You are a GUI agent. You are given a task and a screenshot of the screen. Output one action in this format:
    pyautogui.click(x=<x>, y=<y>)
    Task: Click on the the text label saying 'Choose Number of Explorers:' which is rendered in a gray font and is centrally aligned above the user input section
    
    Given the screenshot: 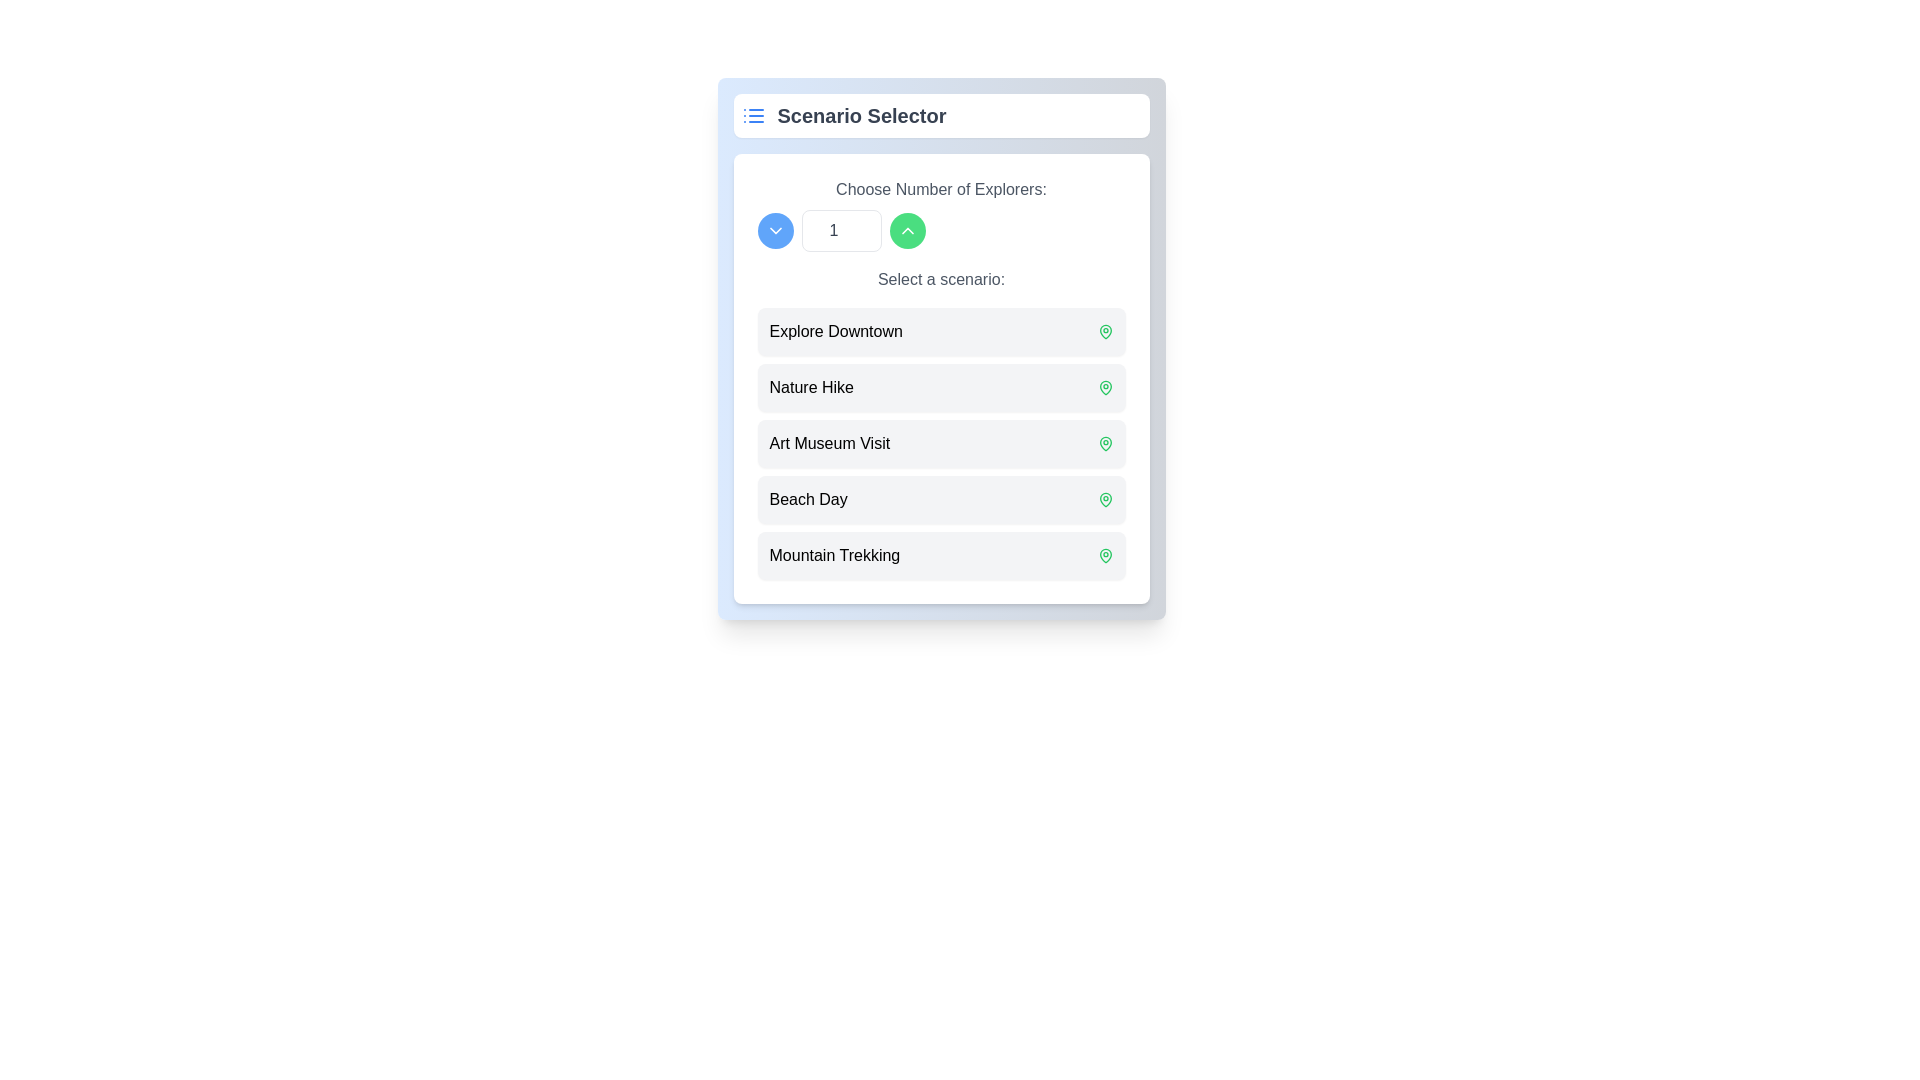 What is the action you would take?
    pyautogui.click(x=940, y=189)
    